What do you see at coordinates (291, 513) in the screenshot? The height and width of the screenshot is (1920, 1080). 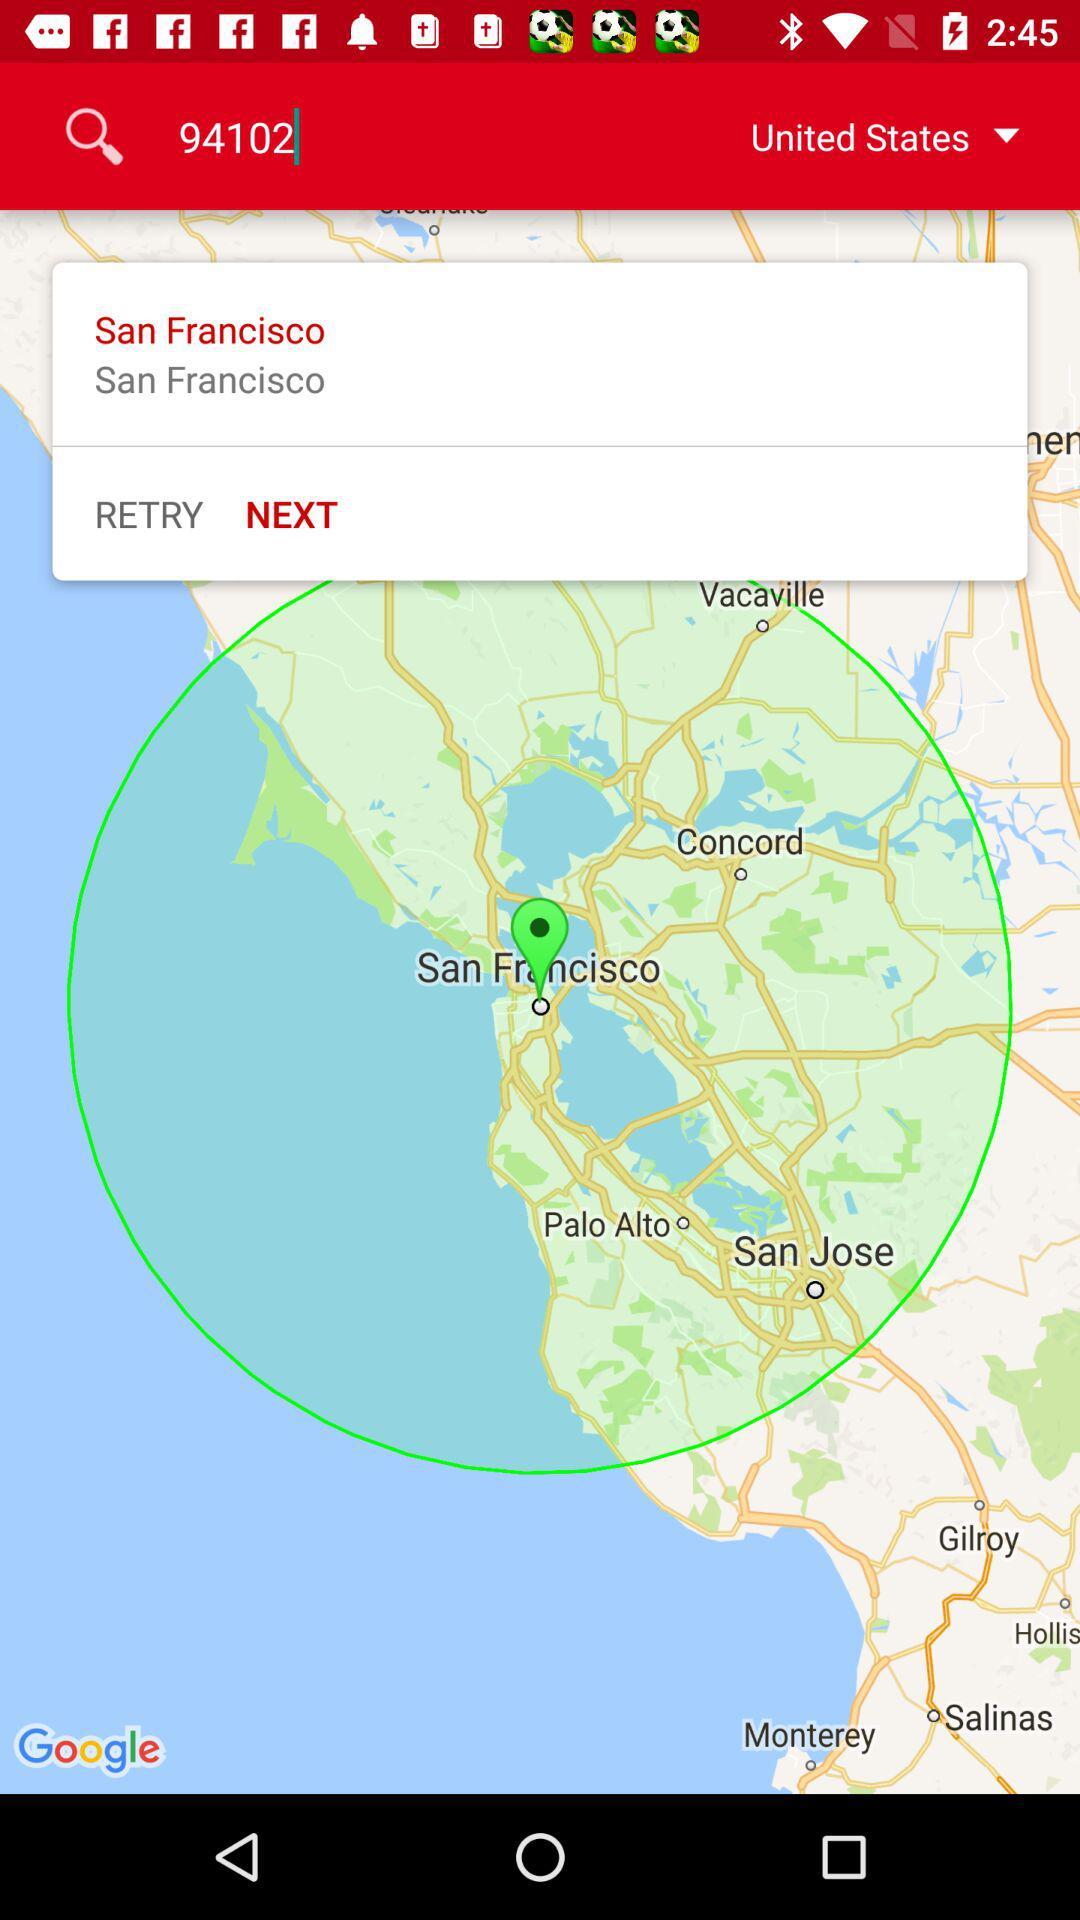 I see `next` at bounding box center [291, 513].